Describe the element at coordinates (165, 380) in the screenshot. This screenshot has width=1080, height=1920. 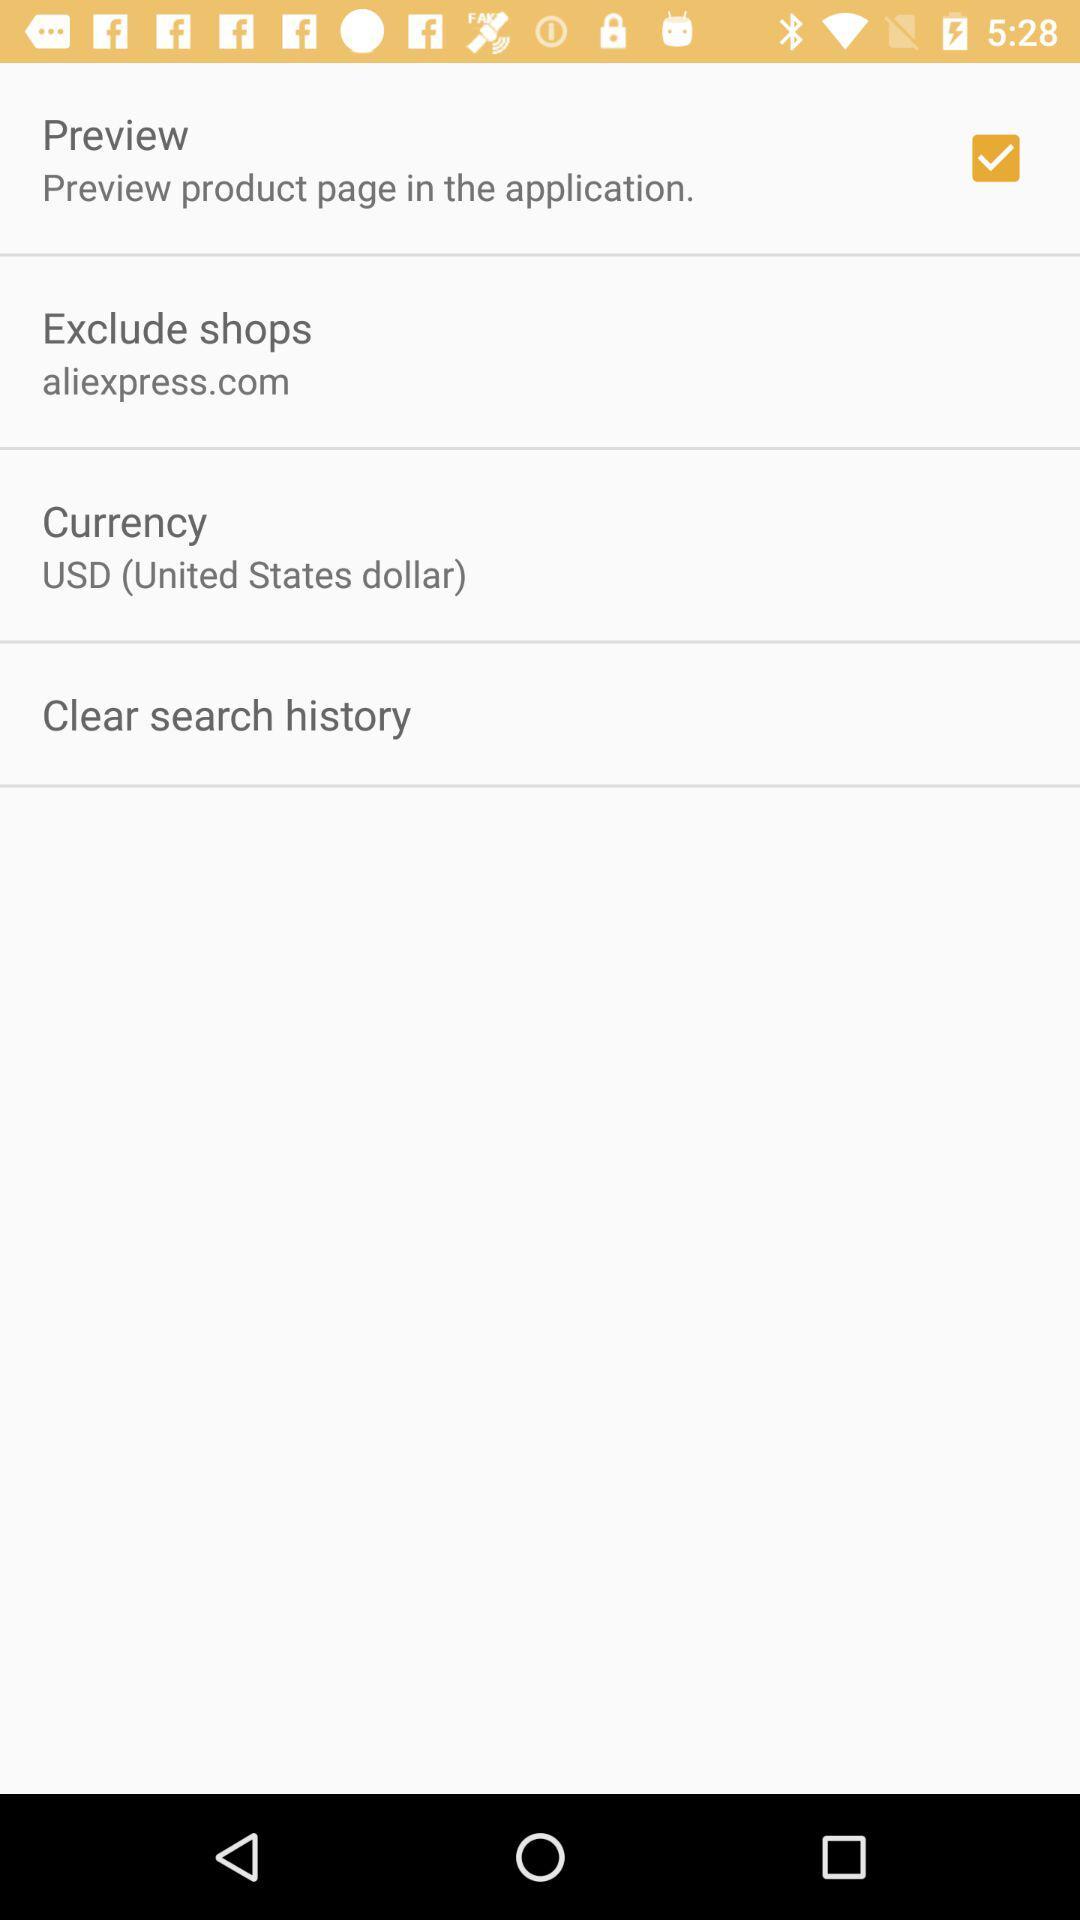
I see `aliexpress.com app` at that location.